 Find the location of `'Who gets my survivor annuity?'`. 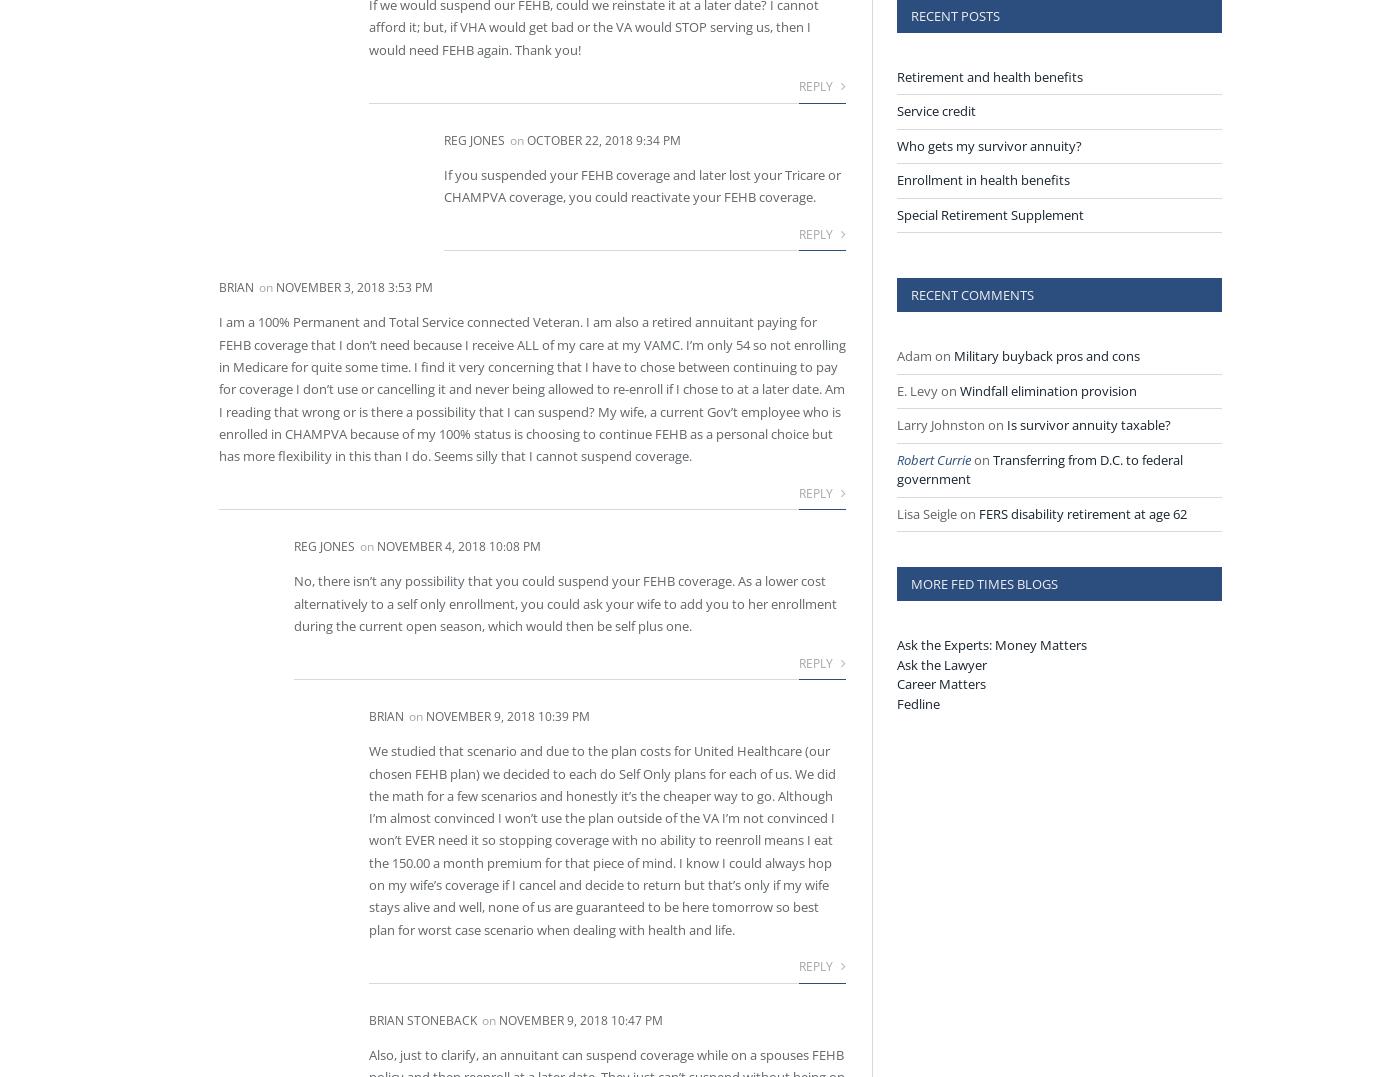

'Who gets my survivor annuity?' is located at coordinates (989, 144).